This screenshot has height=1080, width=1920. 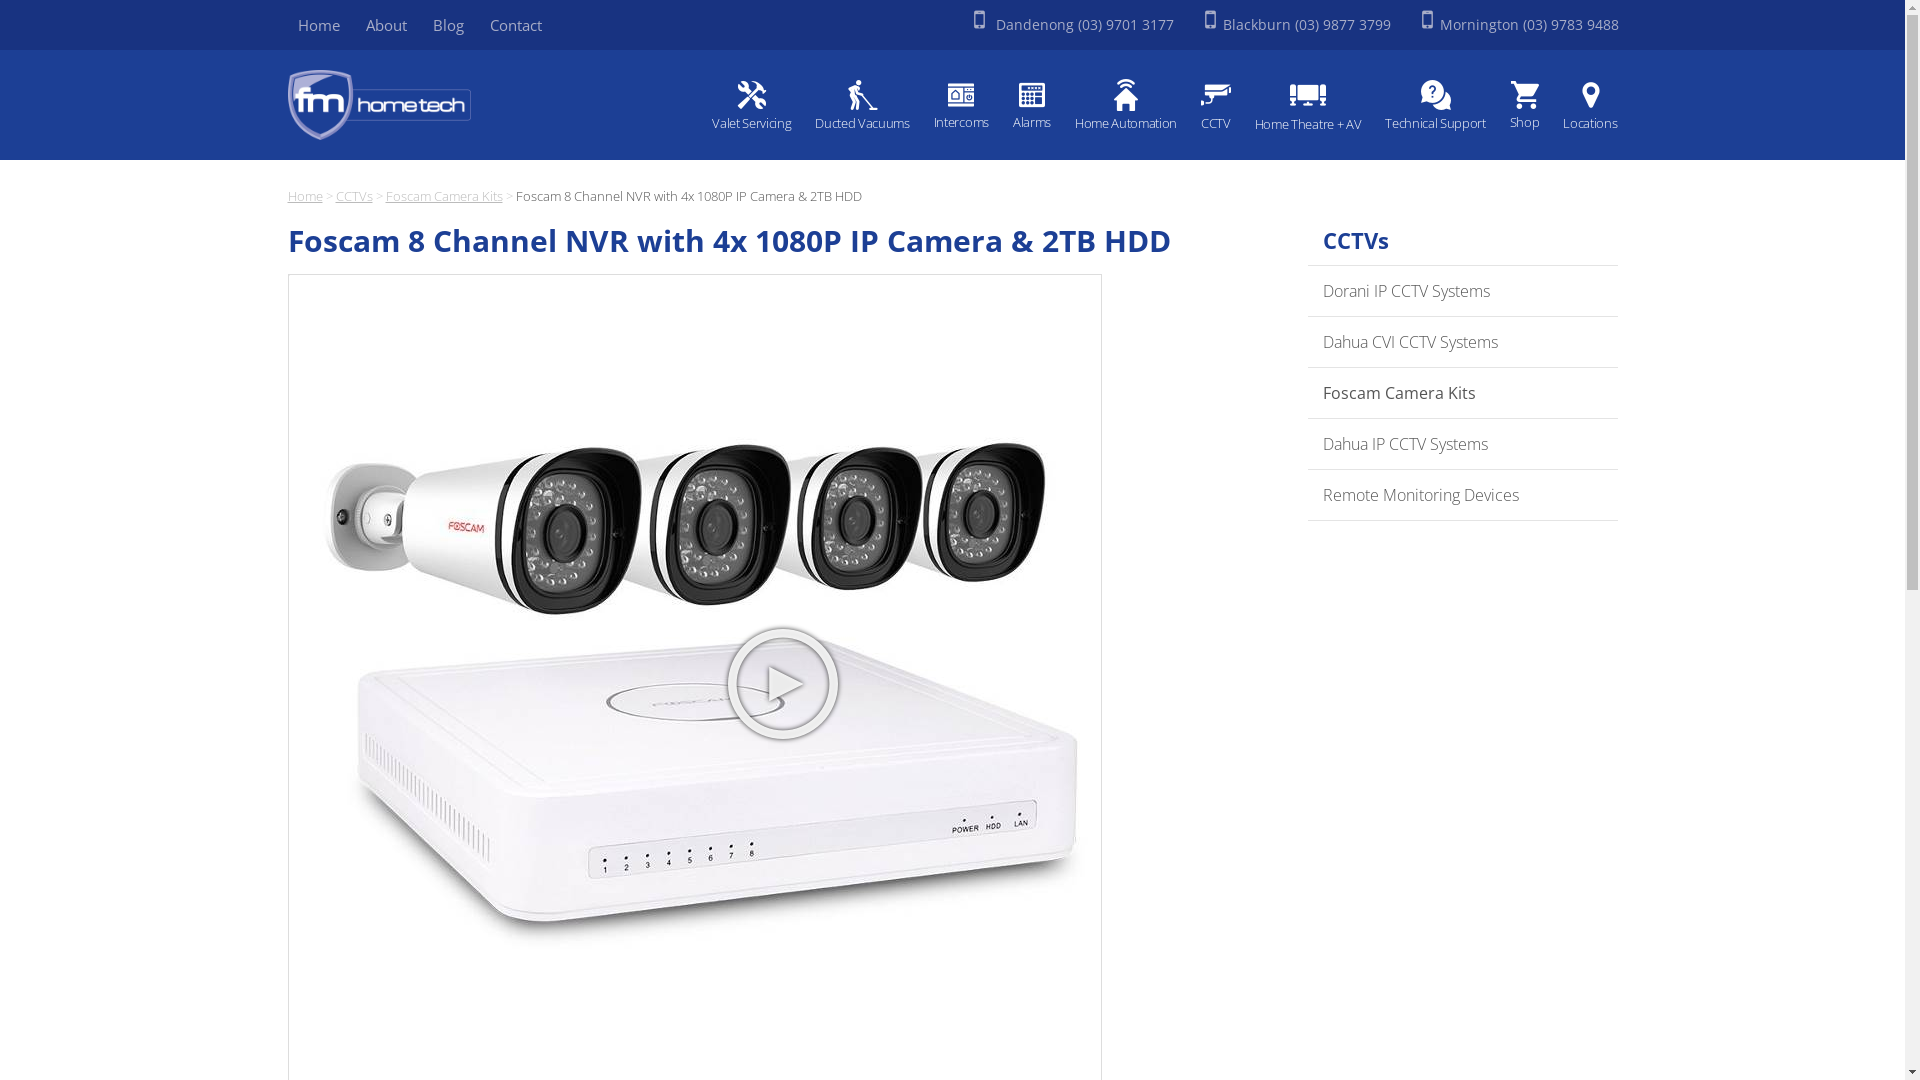 I want to click on 'Blackburn', so click(x=1257, y=24).